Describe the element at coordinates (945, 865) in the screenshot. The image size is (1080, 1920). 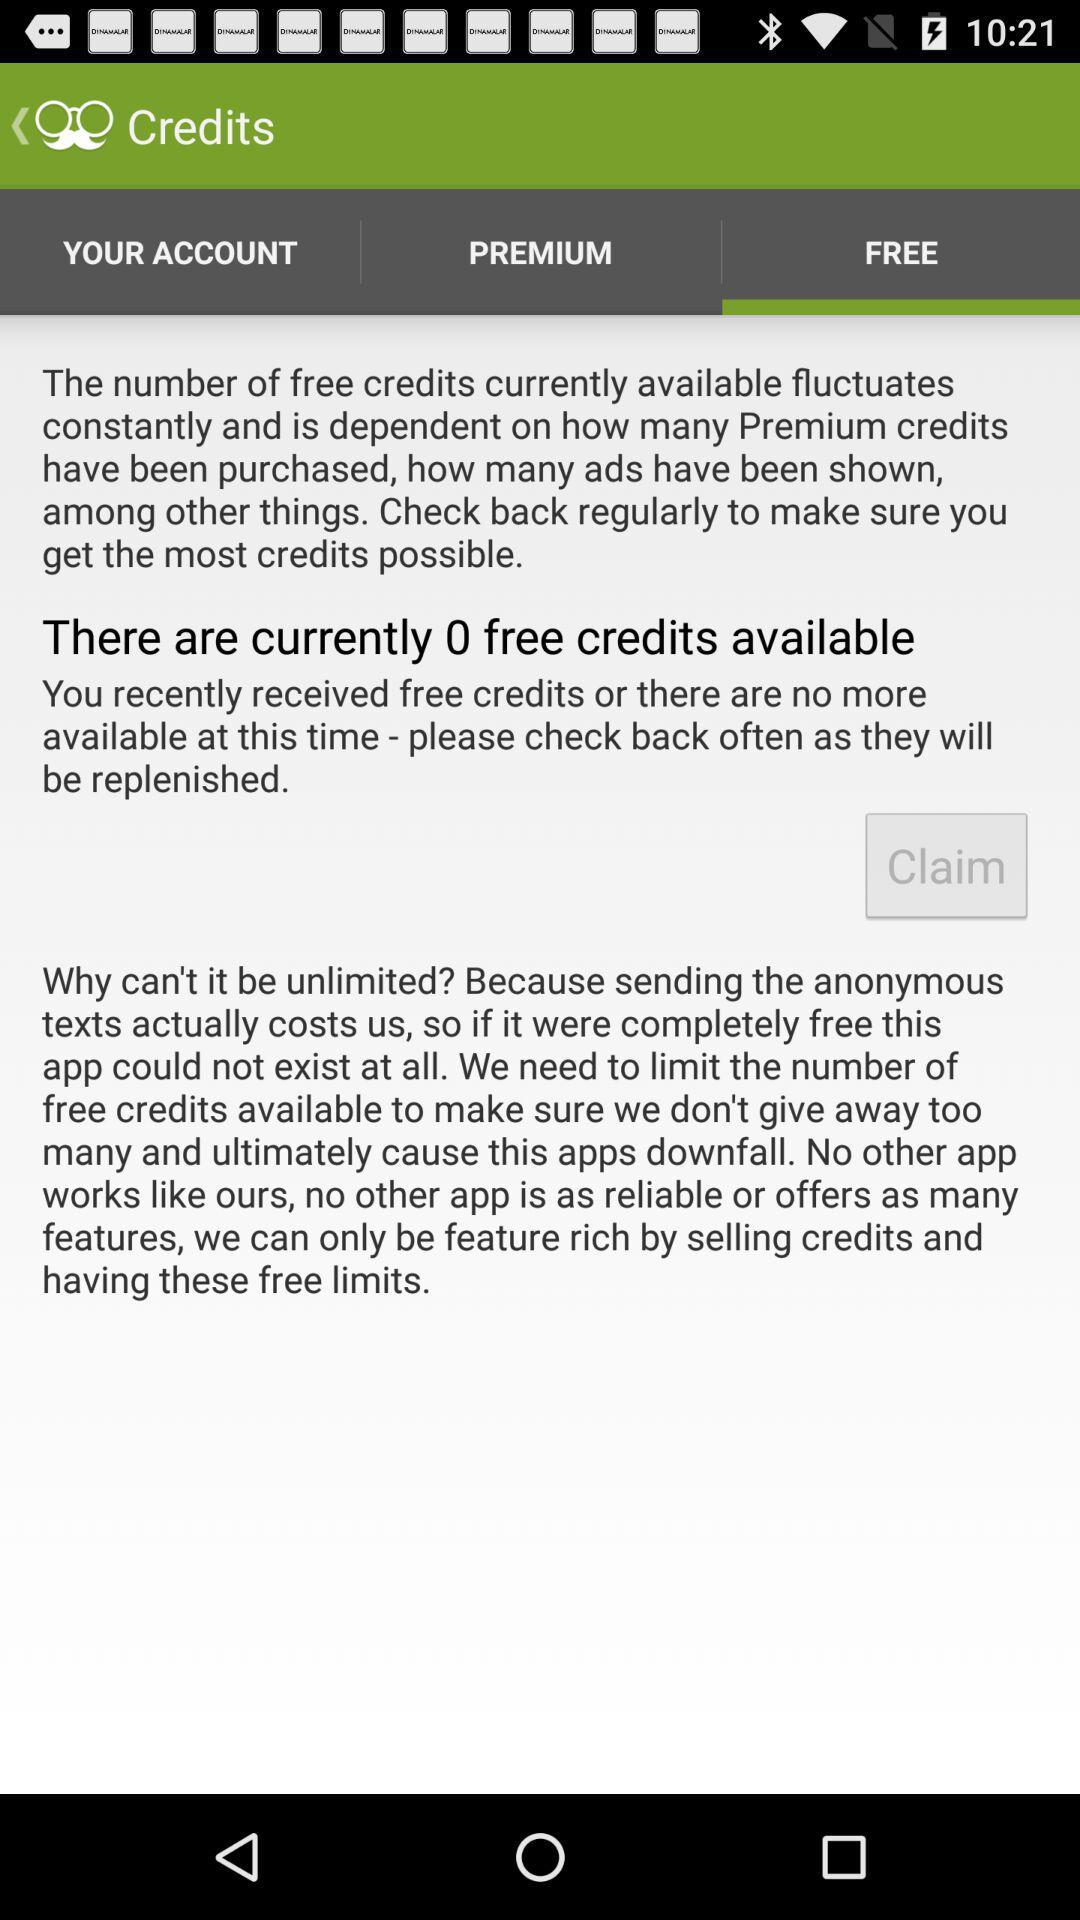
I see `claim  button` at that location.